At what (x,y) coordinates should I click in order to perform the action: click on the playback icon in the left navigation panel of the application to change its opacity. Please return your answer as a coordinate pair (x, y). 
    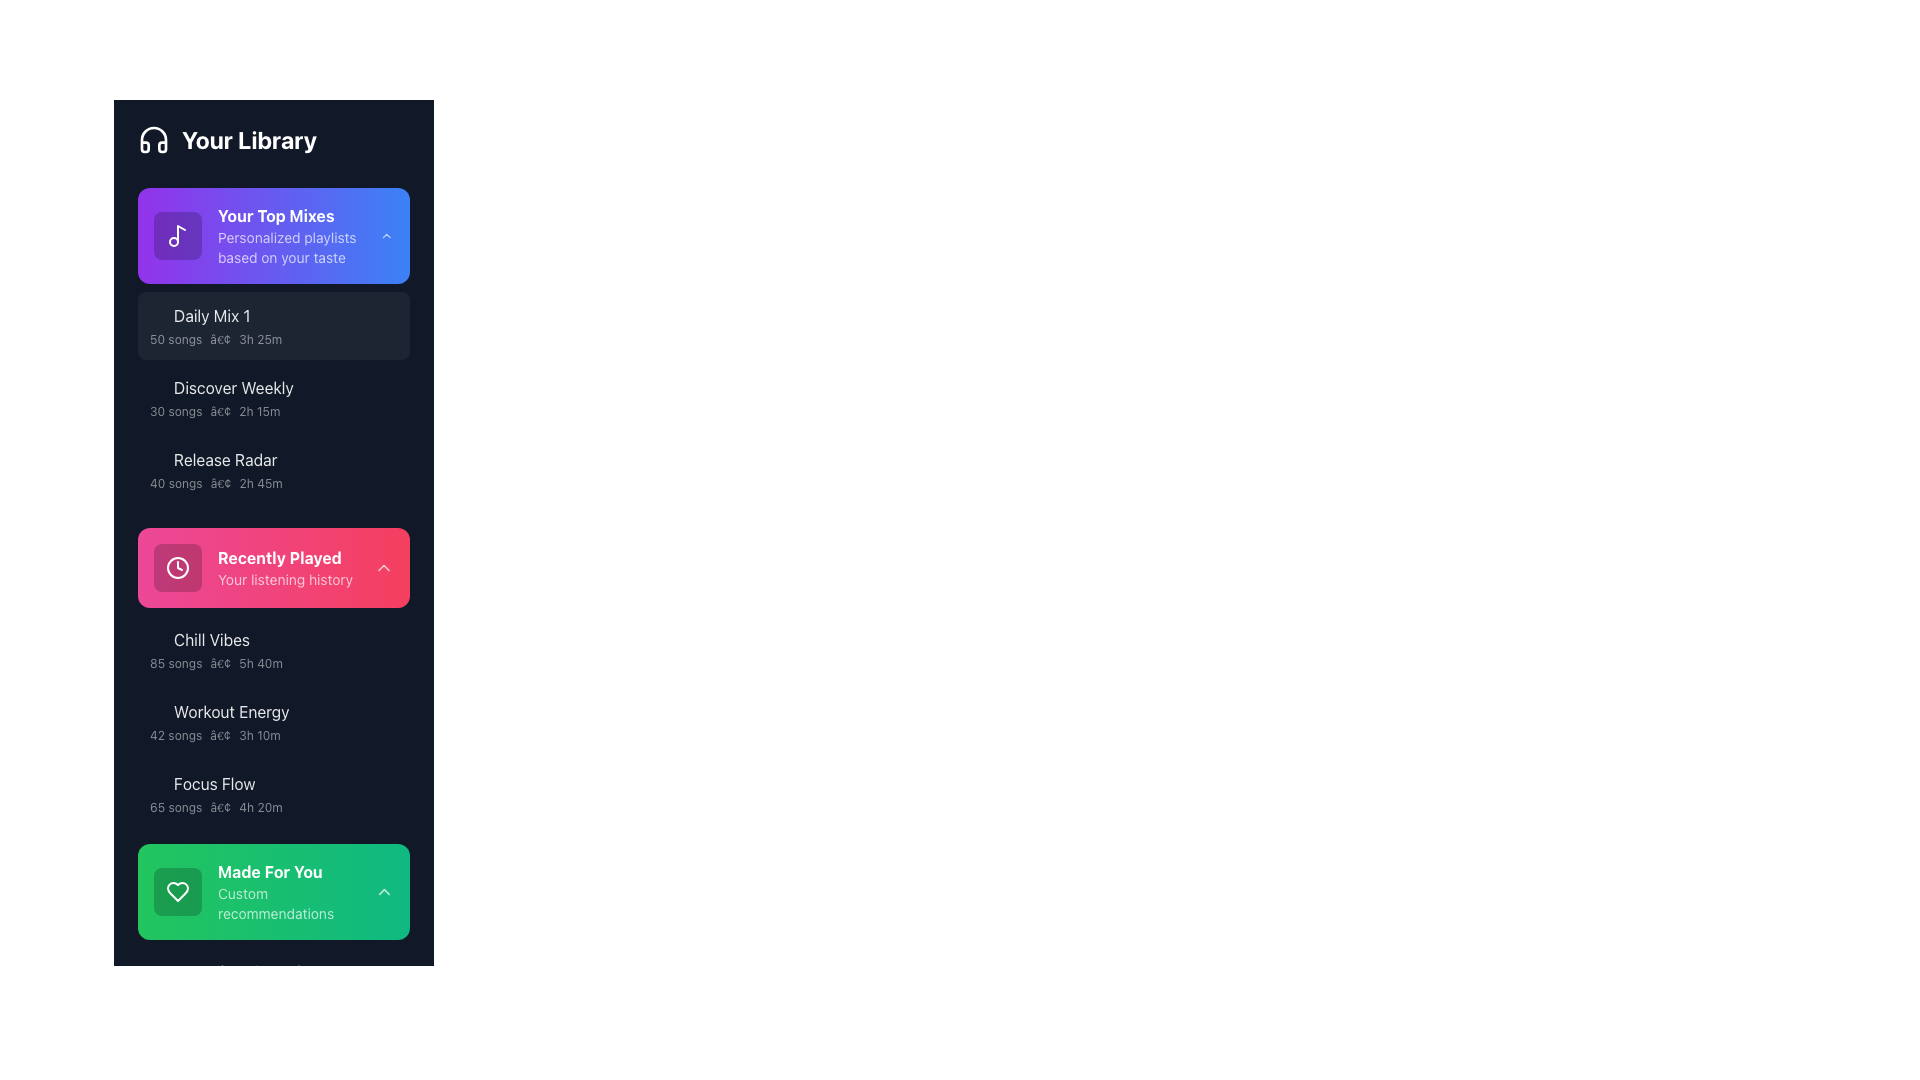
    Looking at the image, I should click on (157, 971).